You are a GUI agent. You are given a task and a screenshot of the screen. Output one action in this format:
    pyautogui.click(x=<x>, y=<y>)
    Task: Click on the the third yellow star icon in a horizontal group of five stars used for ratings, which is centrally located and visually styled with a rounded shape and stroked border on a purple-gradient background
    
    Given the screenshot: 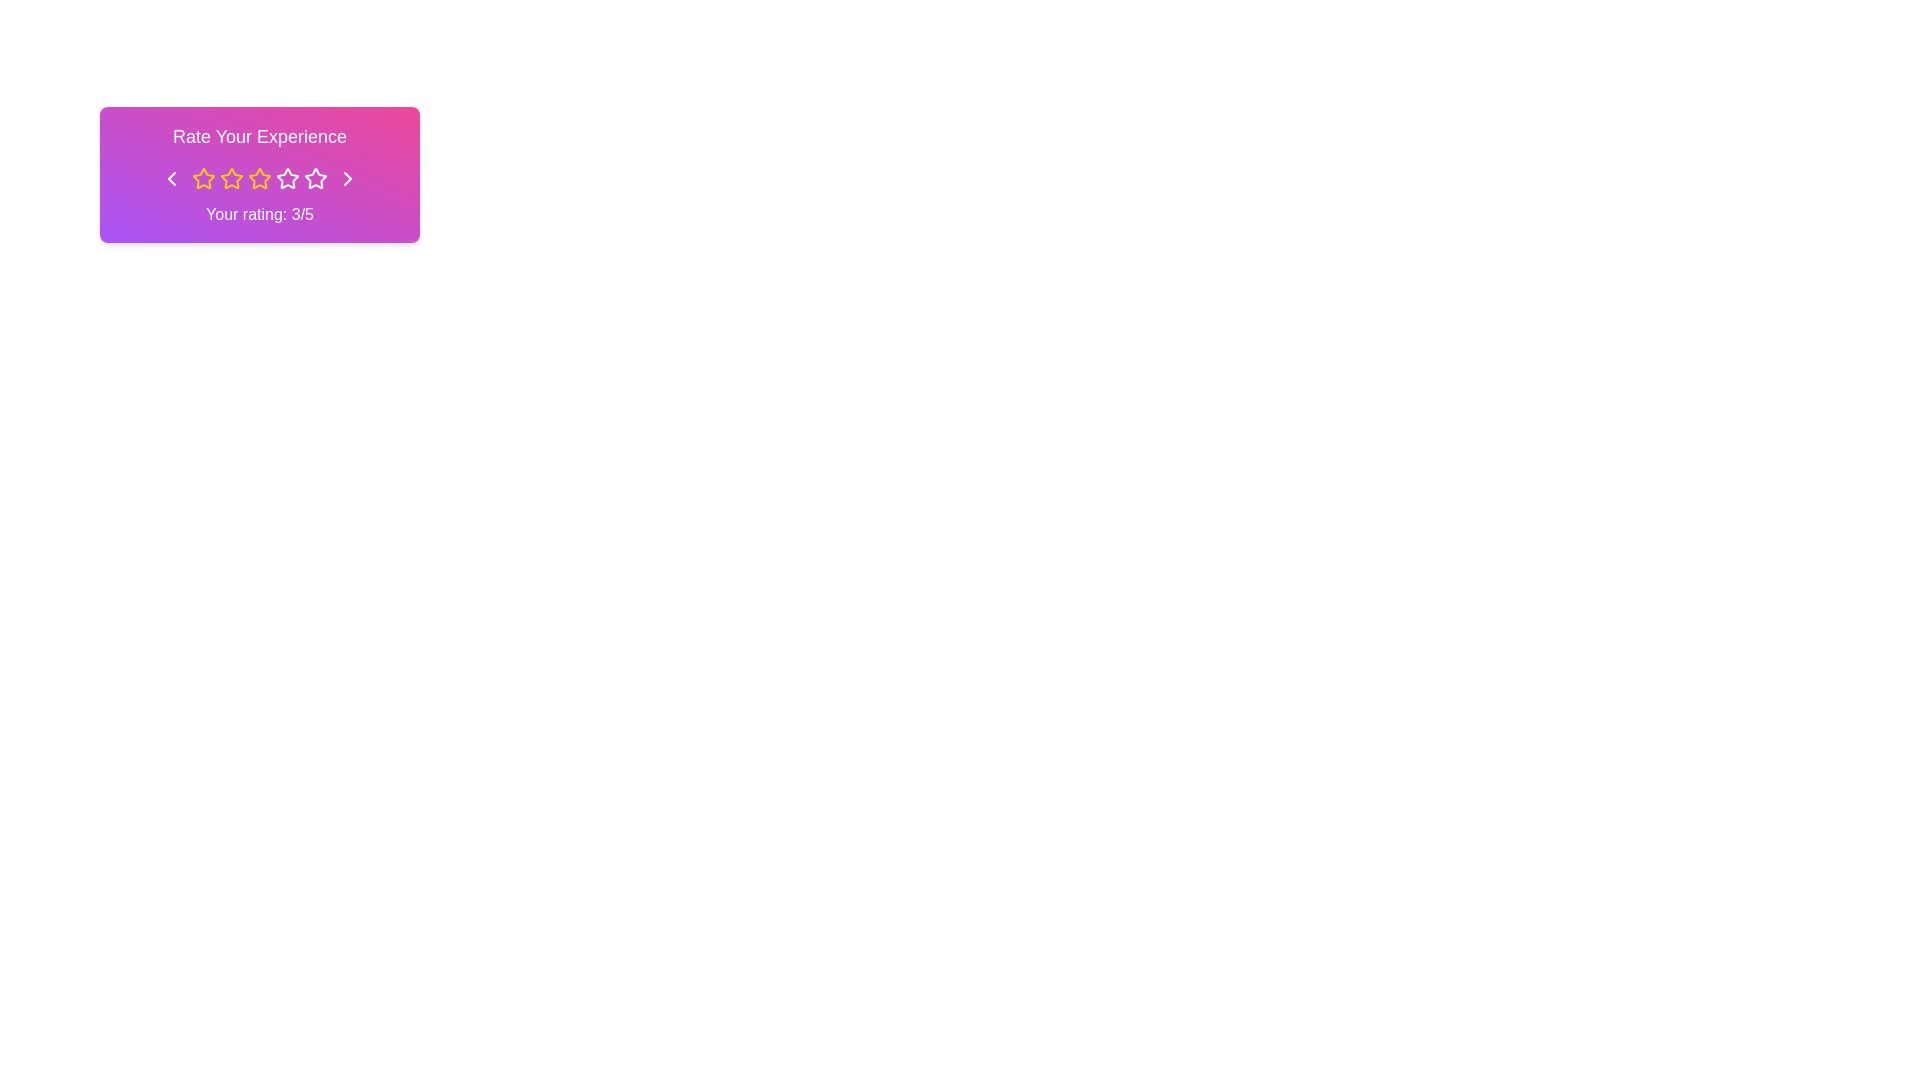 What is the action you would take?
    pyautogui.click(x=231, y=177)
    